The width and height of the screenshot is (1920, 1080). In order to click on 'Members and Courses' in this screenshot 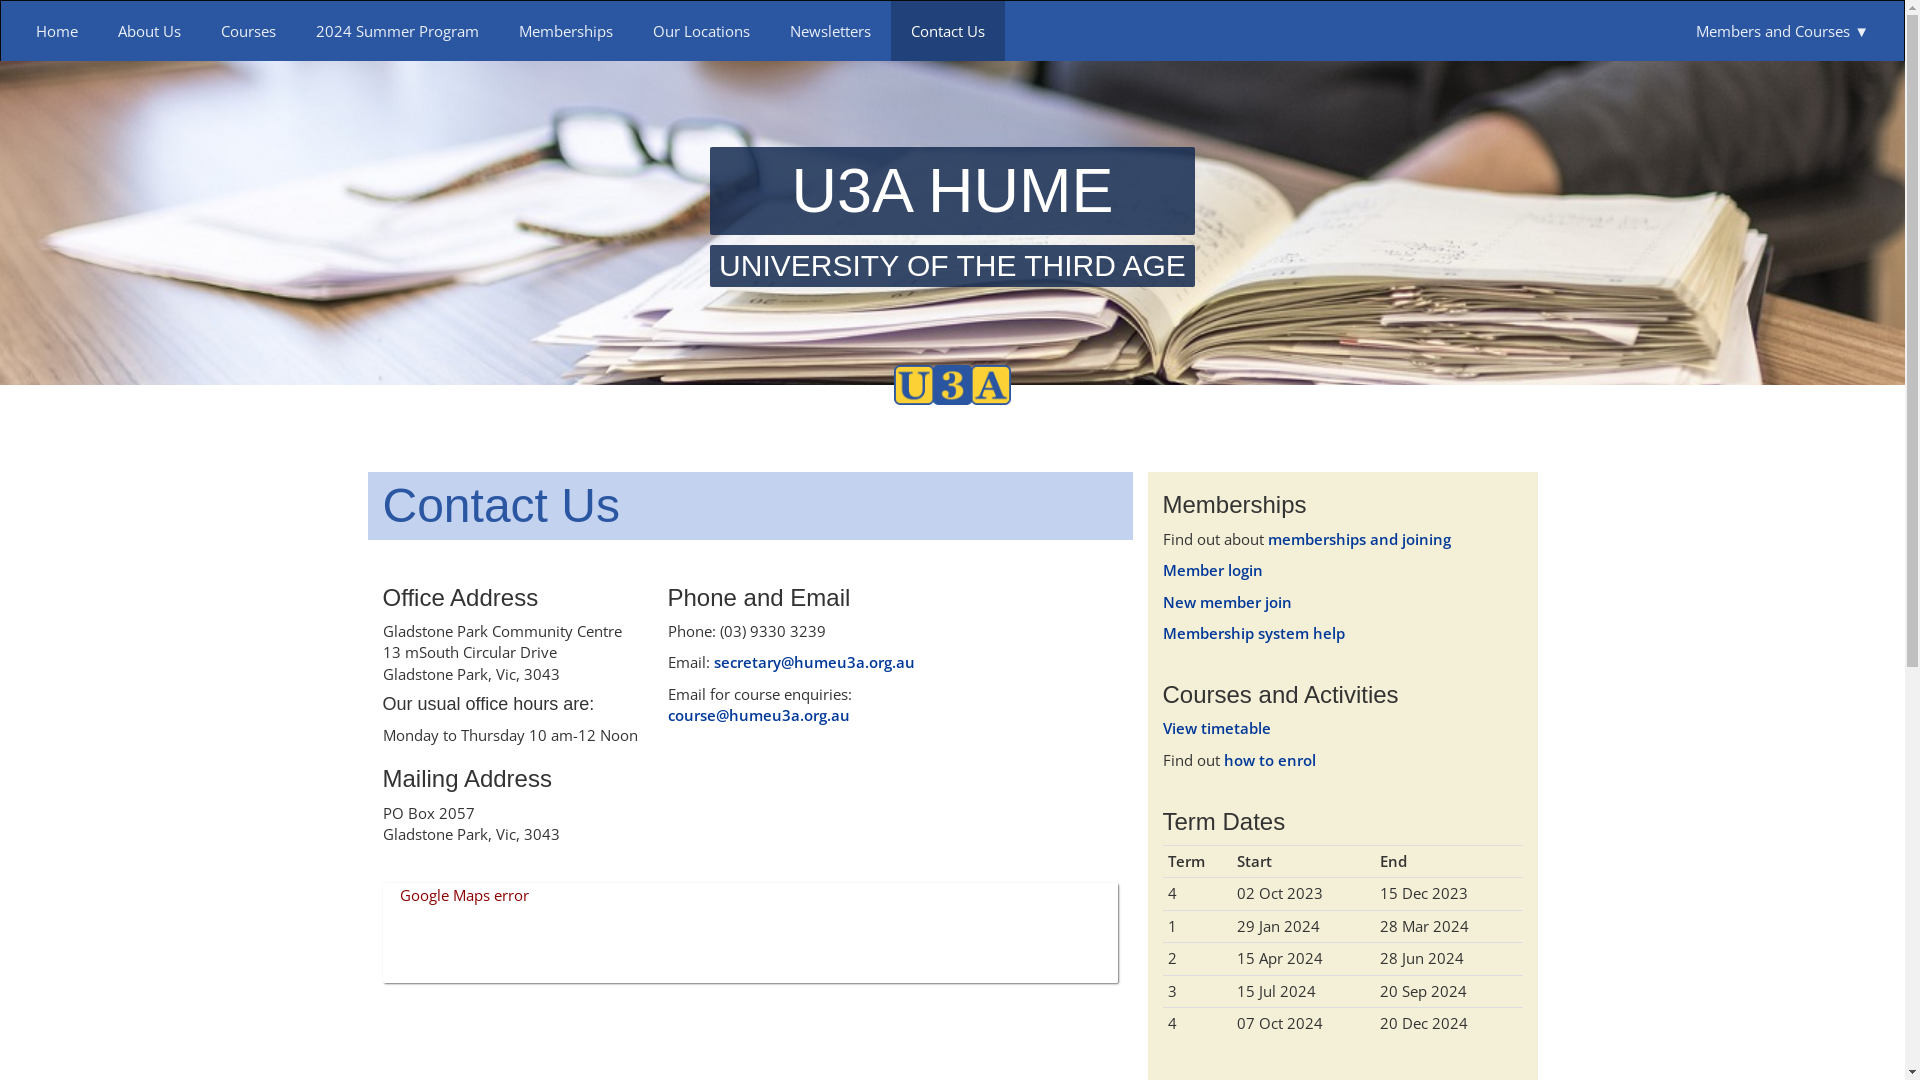, I will do `click(1782, 30)`.